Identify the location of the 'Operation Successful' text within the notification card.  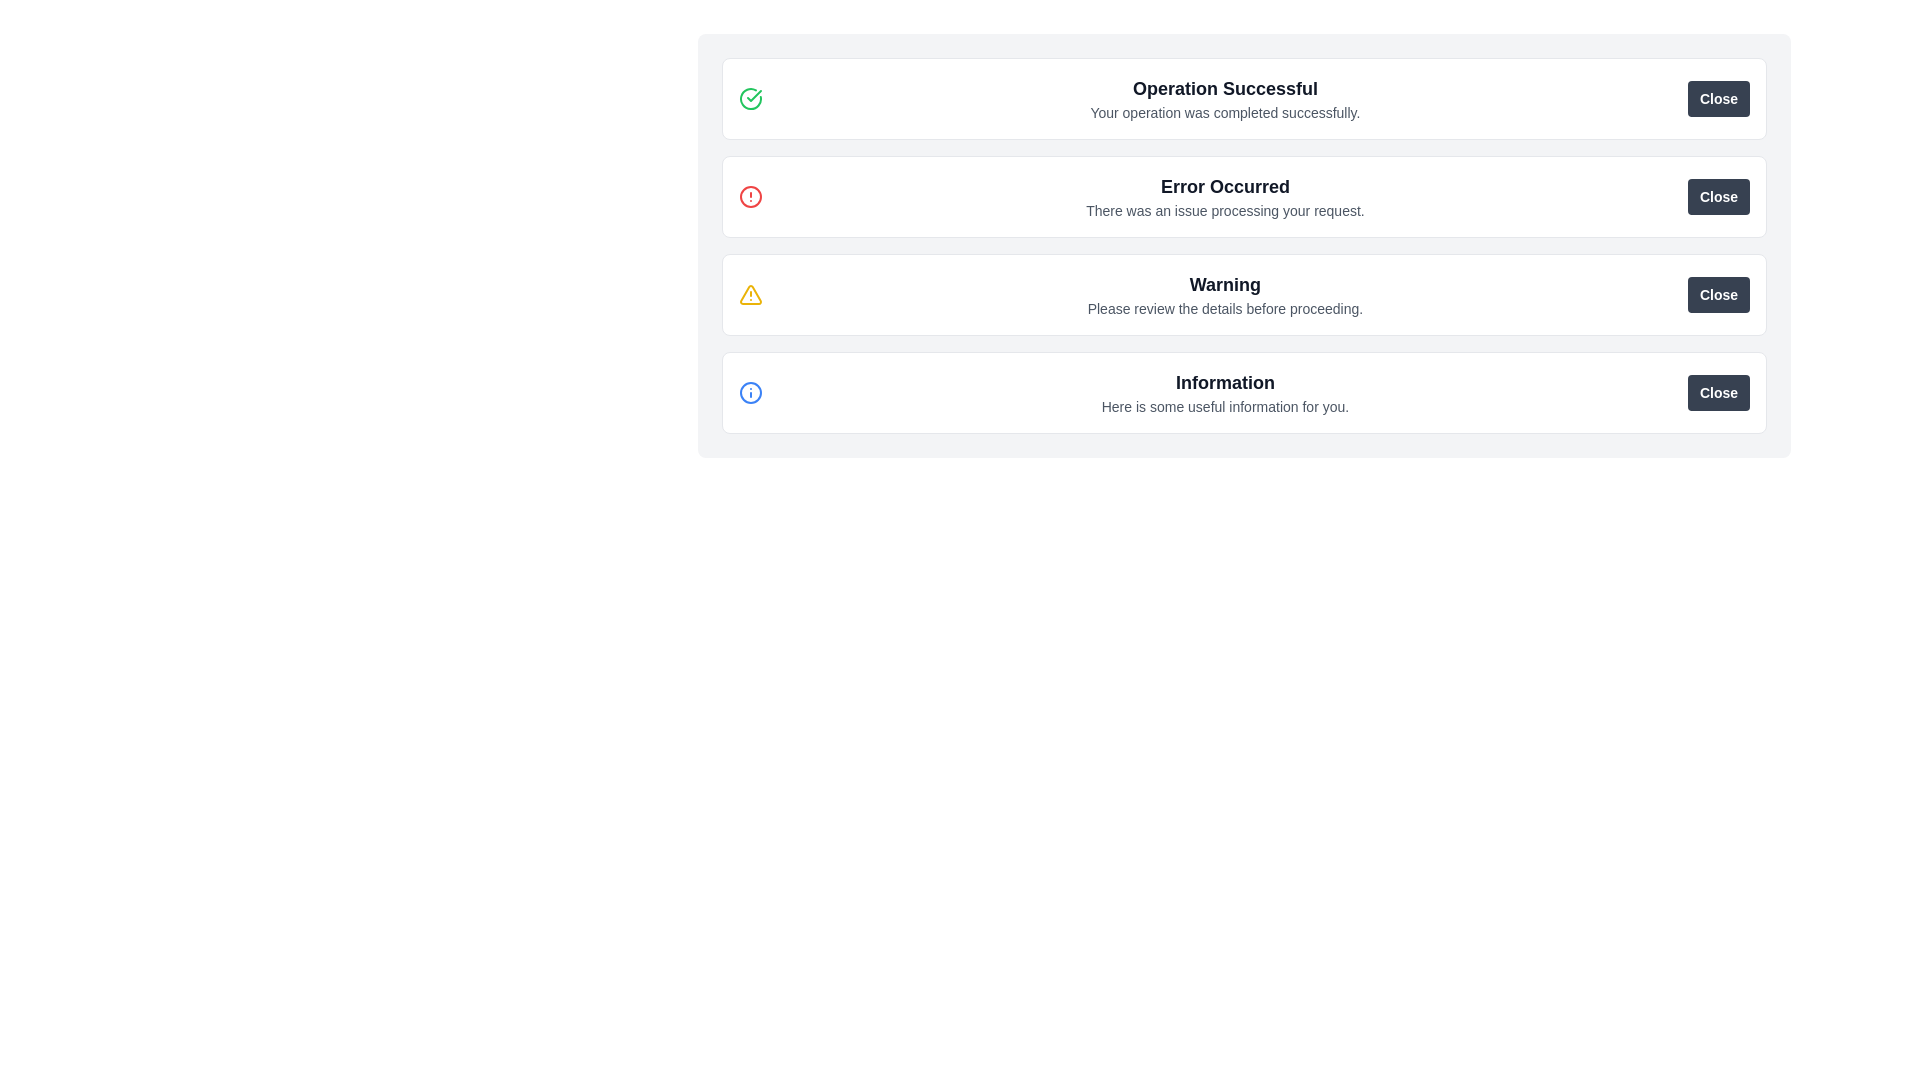
(1224, 99).